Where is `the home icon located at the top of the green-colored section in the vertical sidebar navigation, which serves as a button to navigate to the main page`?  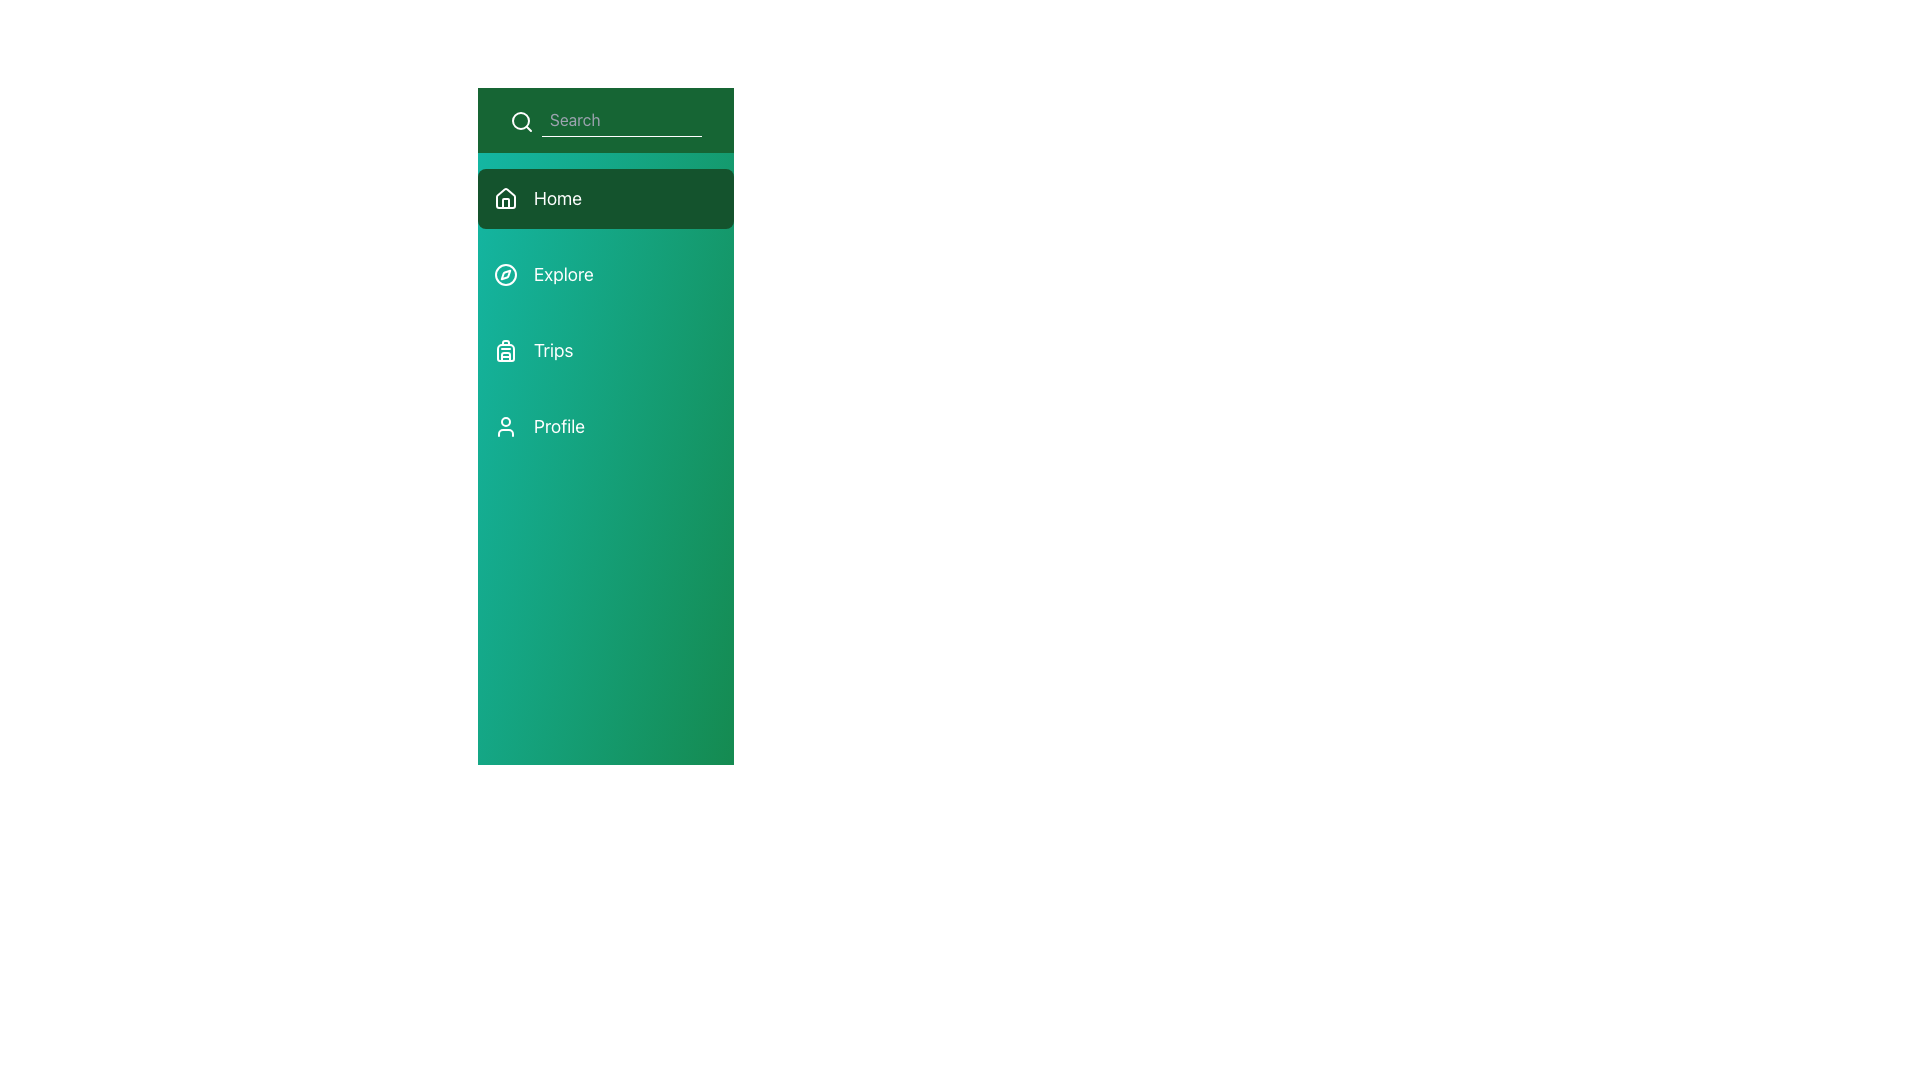
the home icon located at the top of the green-colored section in the vertical sidebar navigation, which serves as a button to navigate to the main page is located at coordinates (505, 199).